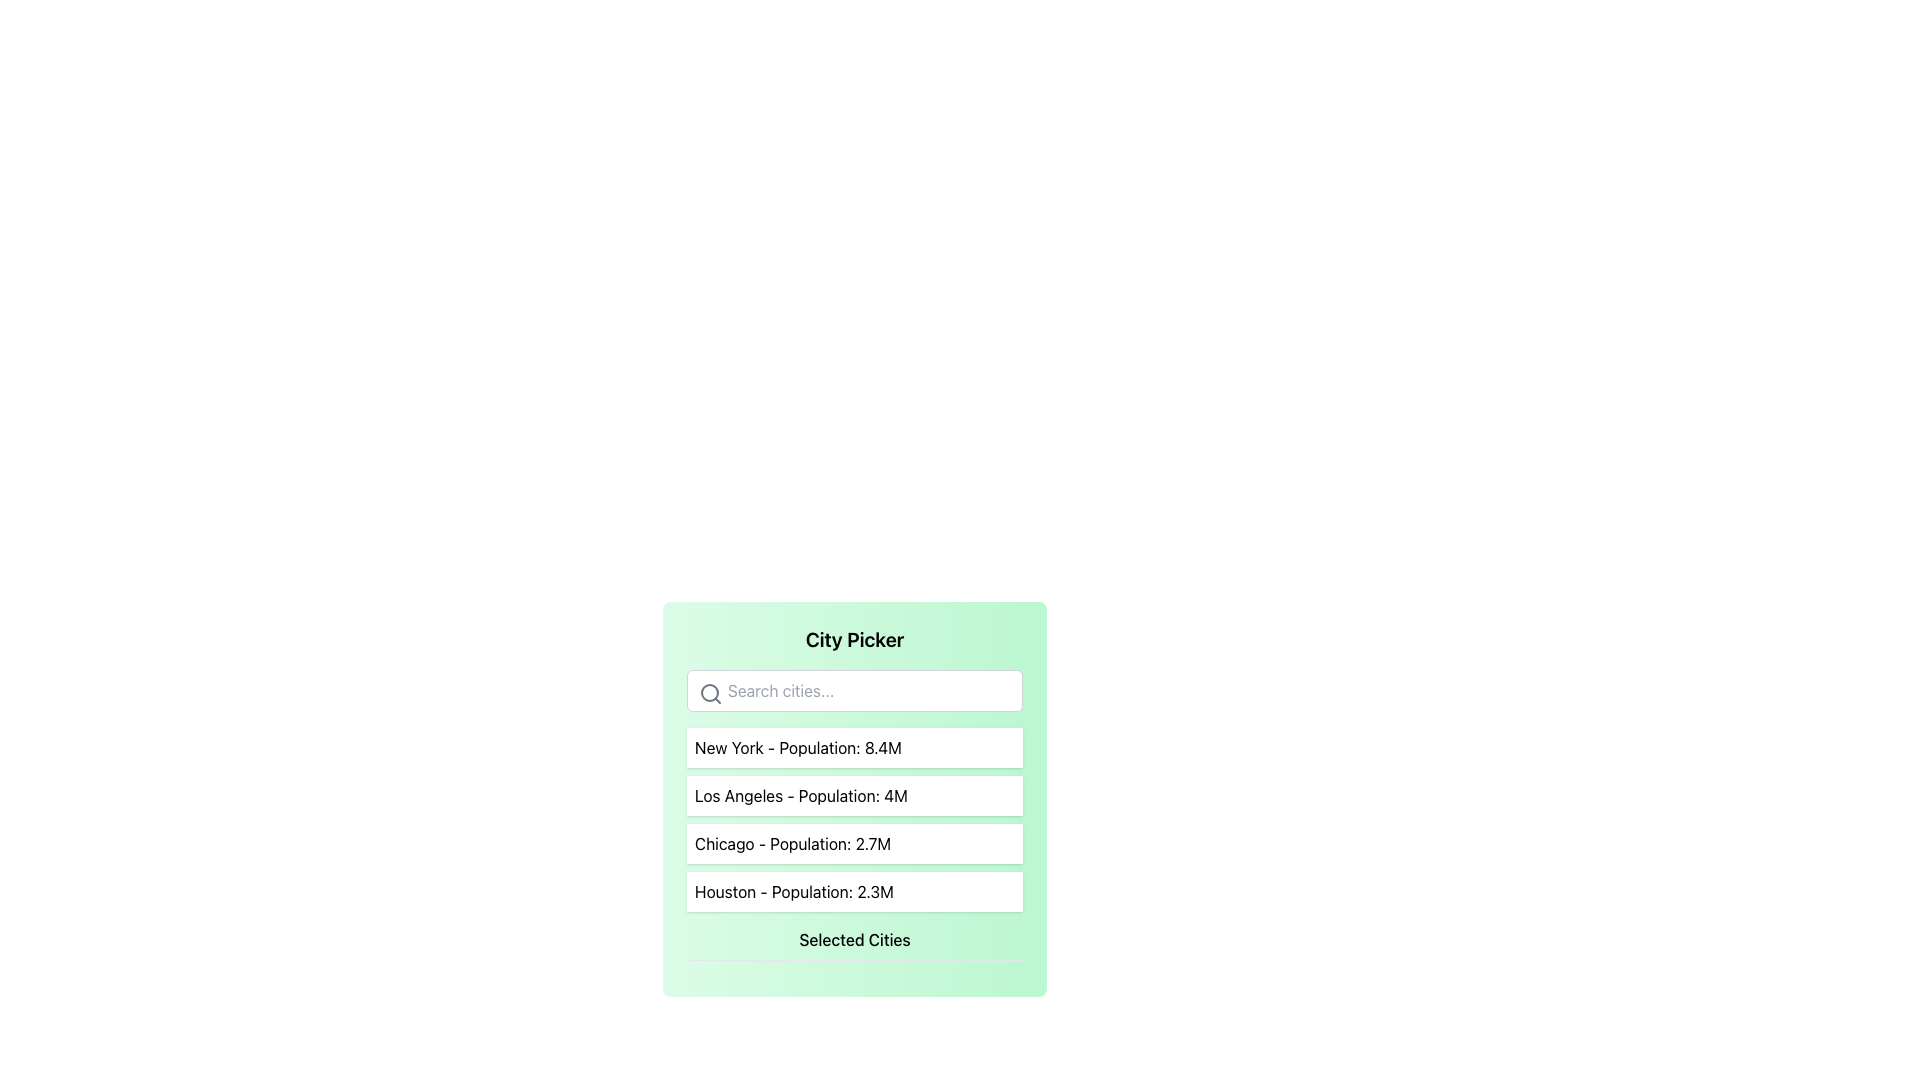 The height and width of the screenshot is (1080, 1920). What do you see at coordinates (710, 692) in the screenshot?
I see `the circular shape with an outline that is part of the search icon located at the top-left corner of the search input field in the City Picker interface` at bounding box center [710, 692].